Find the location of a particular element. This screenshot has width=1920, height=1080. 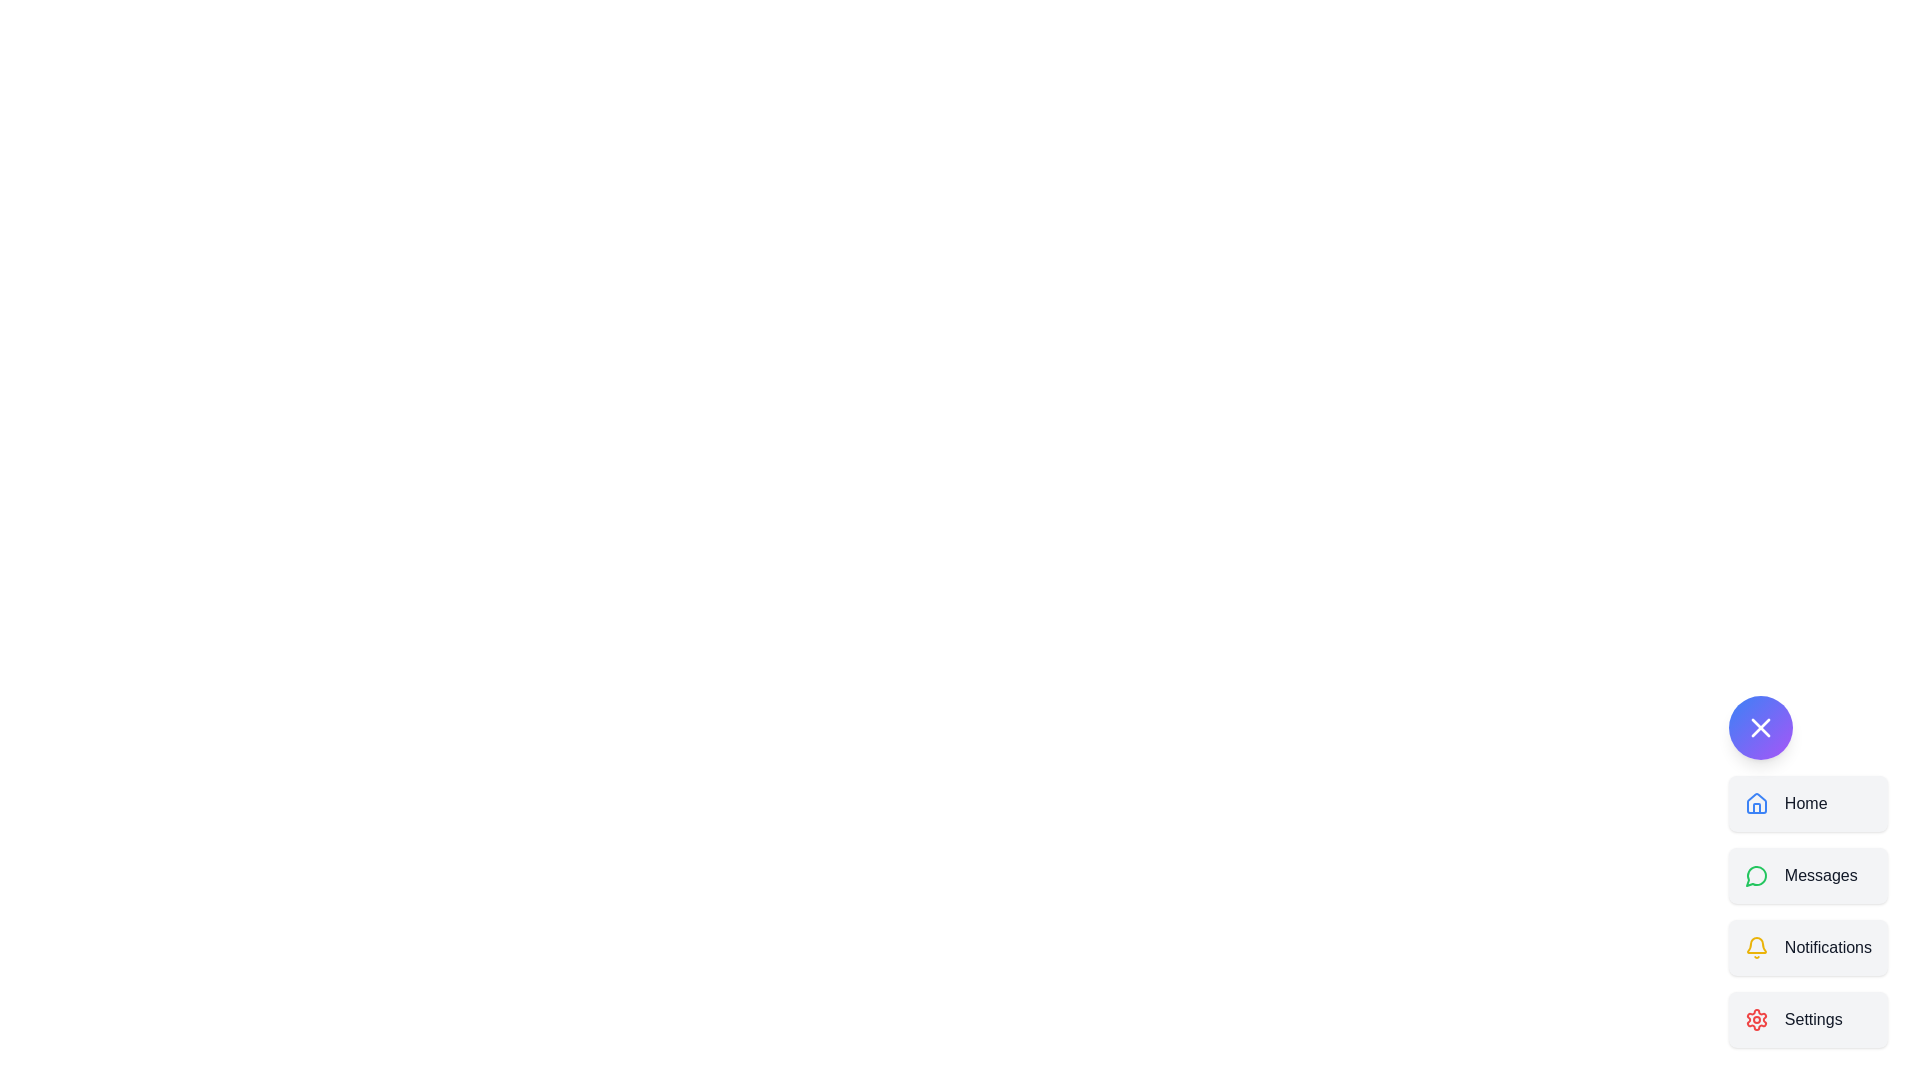

the button labeled 'Messages' which has a green chat bubble icon is located at coordinates (1808, 874).